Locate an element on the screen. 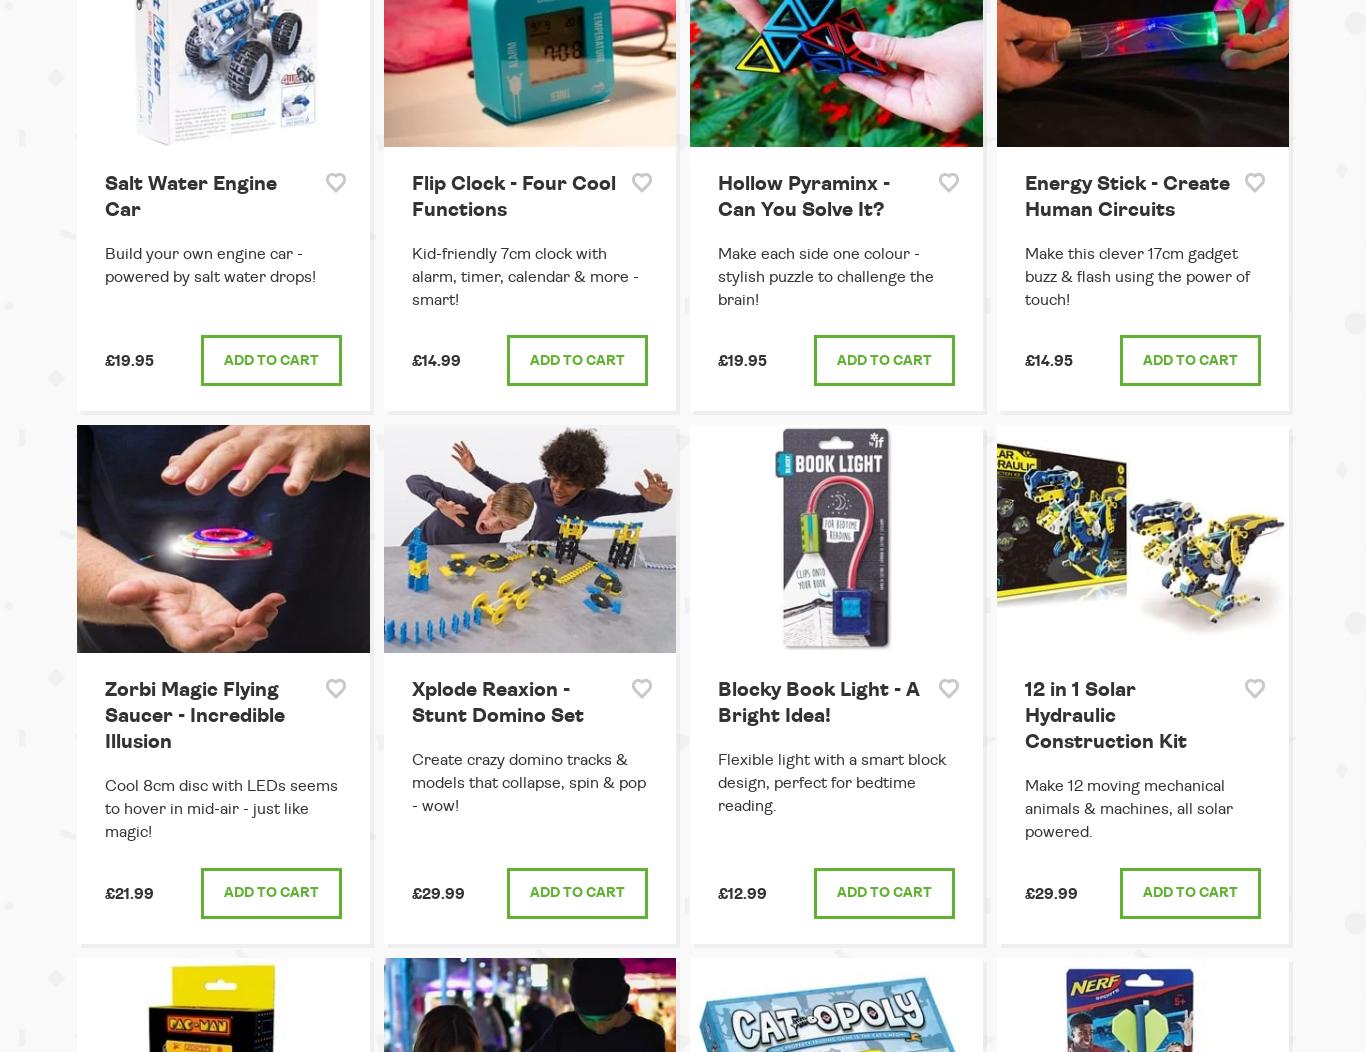 The width and height of the screenshot is (1366, 1052). 'Salt Water Engine Car' is located at coordinates (105, 195).